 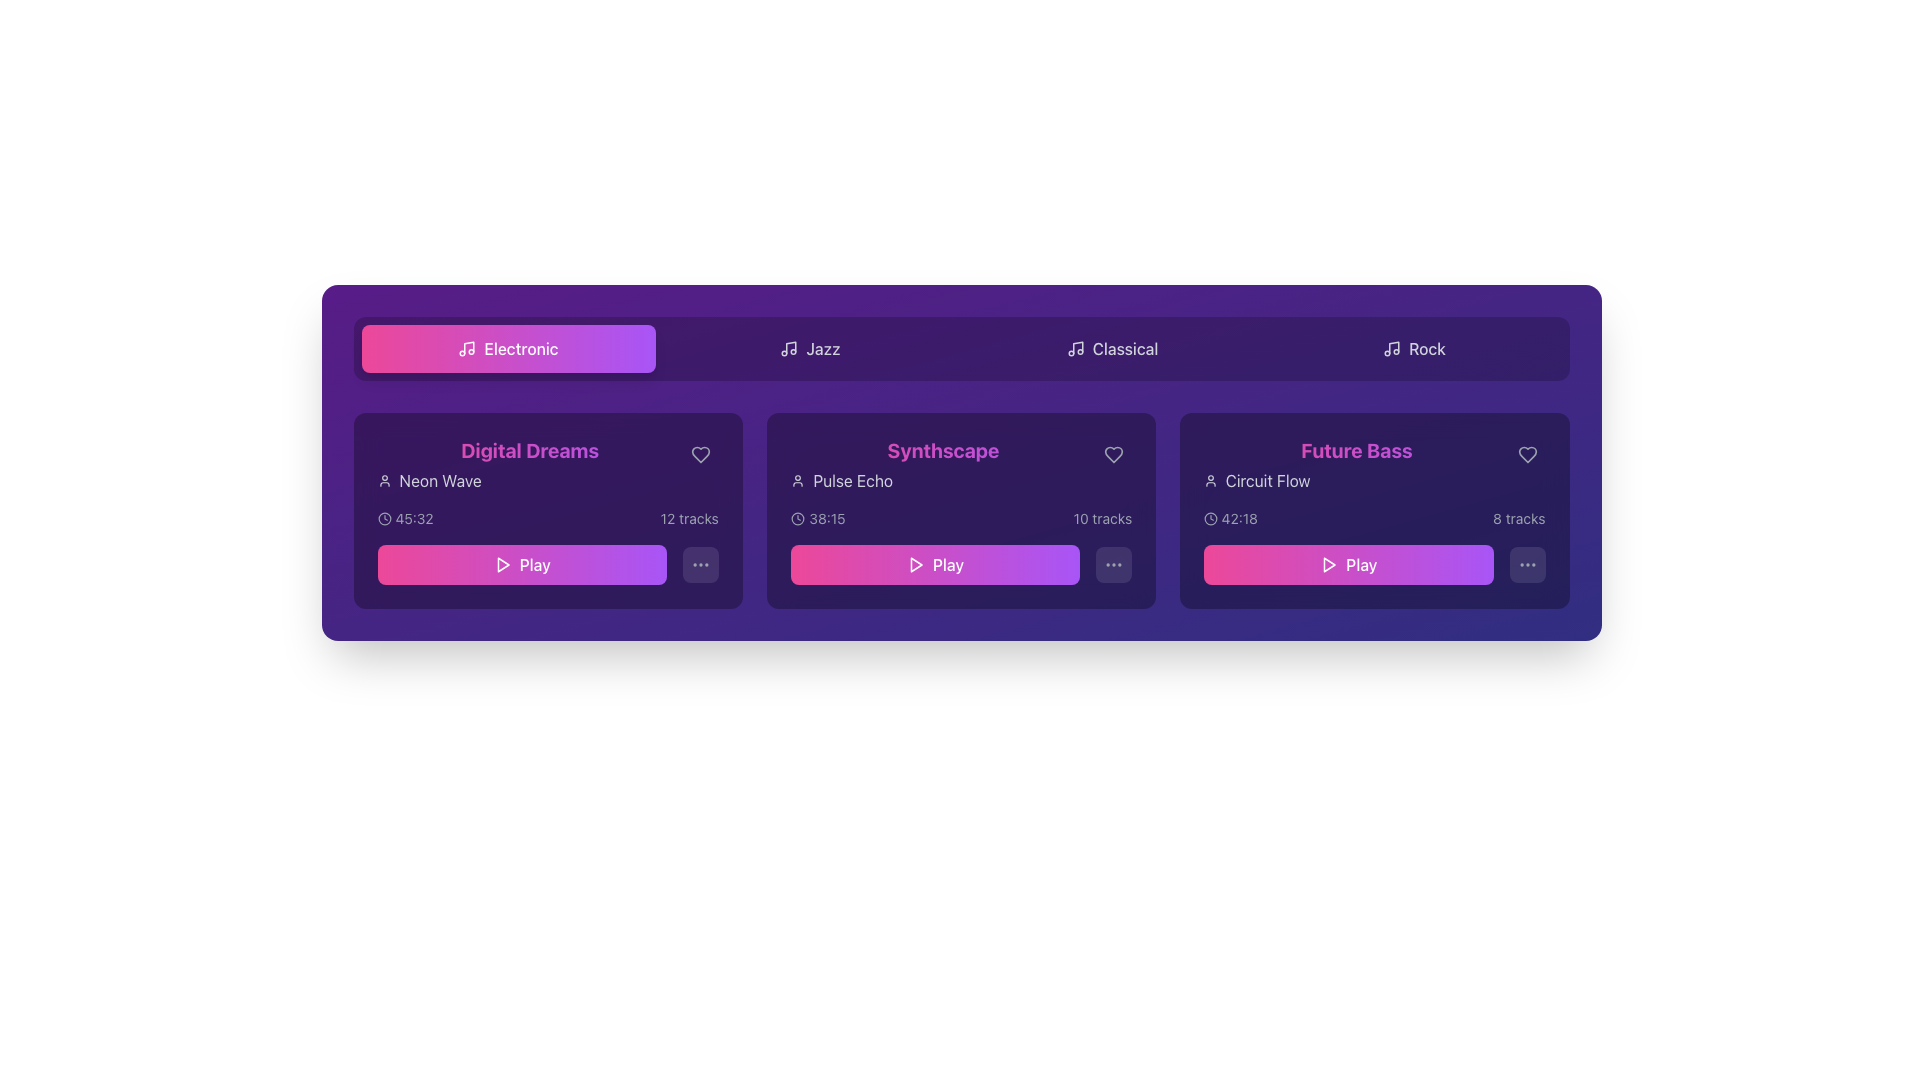 I want to click on the user profile silhouette SVG icon located to the left of the 'Neon Wave' label in the 'Digital Dreams' section, so click(x=384, y=481).